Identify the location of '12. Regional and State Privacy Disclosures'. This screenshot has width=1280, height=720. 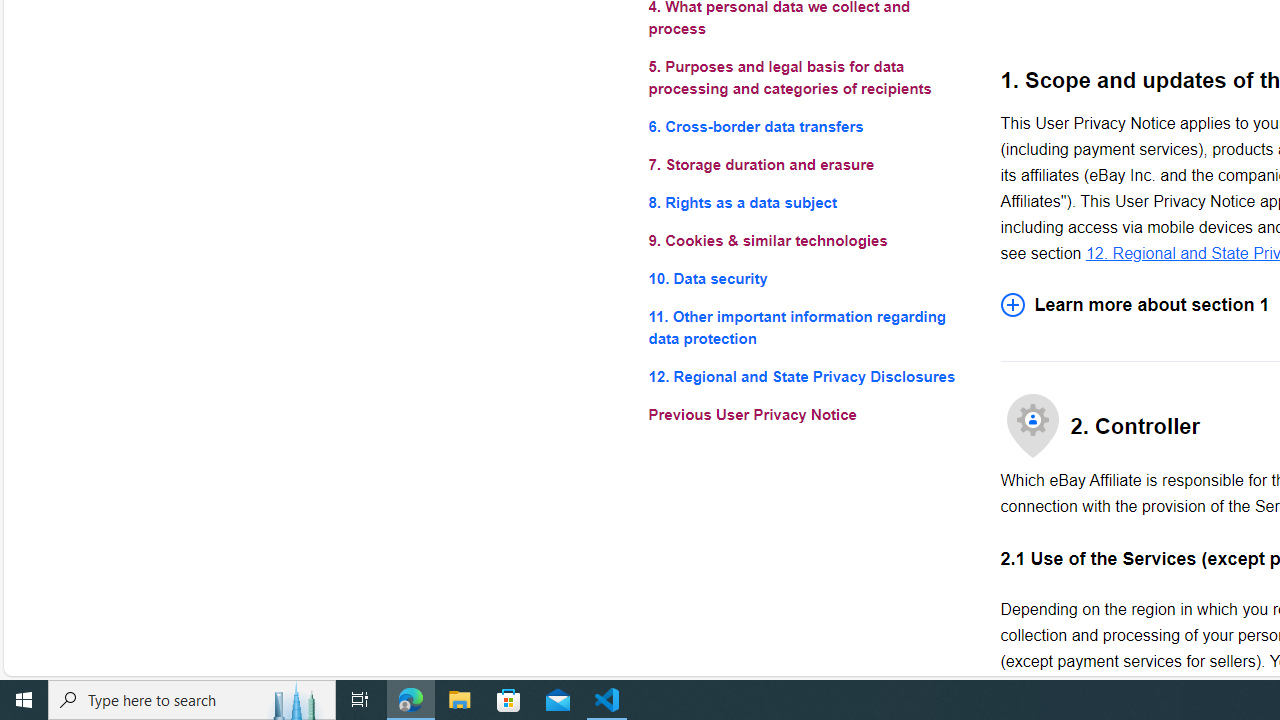
(808, 377).